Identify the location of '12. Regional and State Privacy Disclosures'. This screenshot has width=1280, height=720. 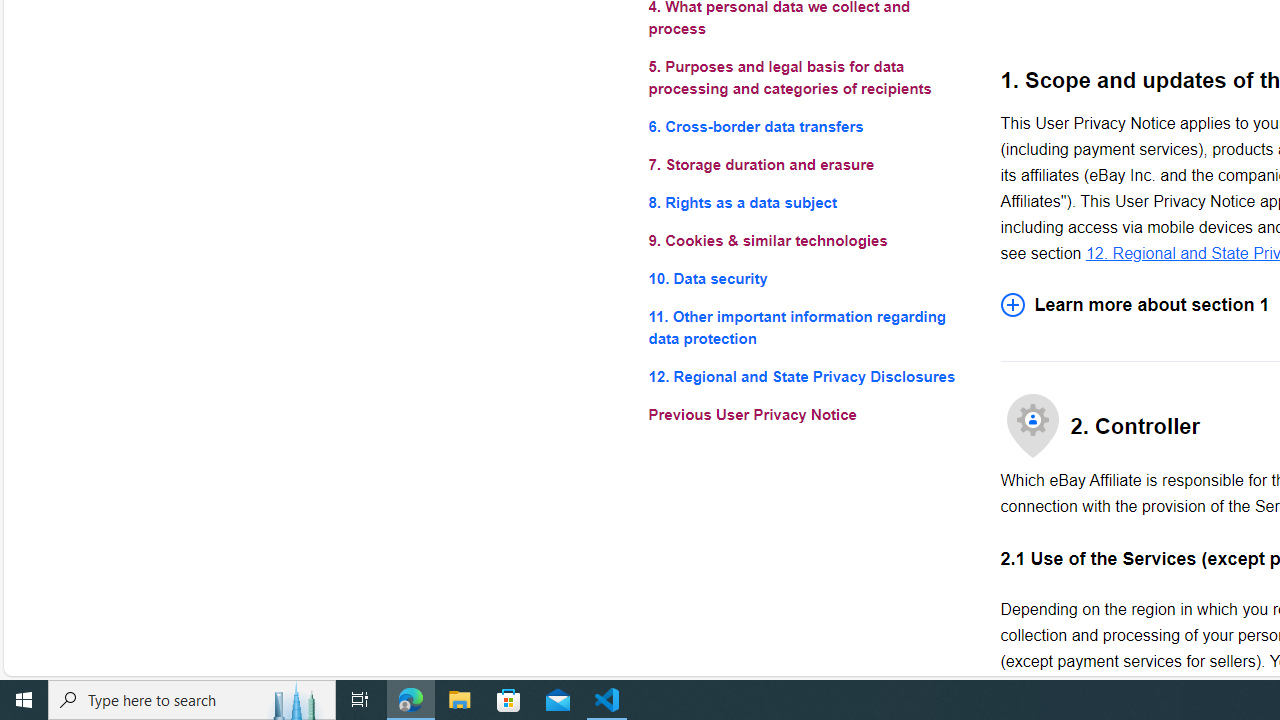
(808, 377).